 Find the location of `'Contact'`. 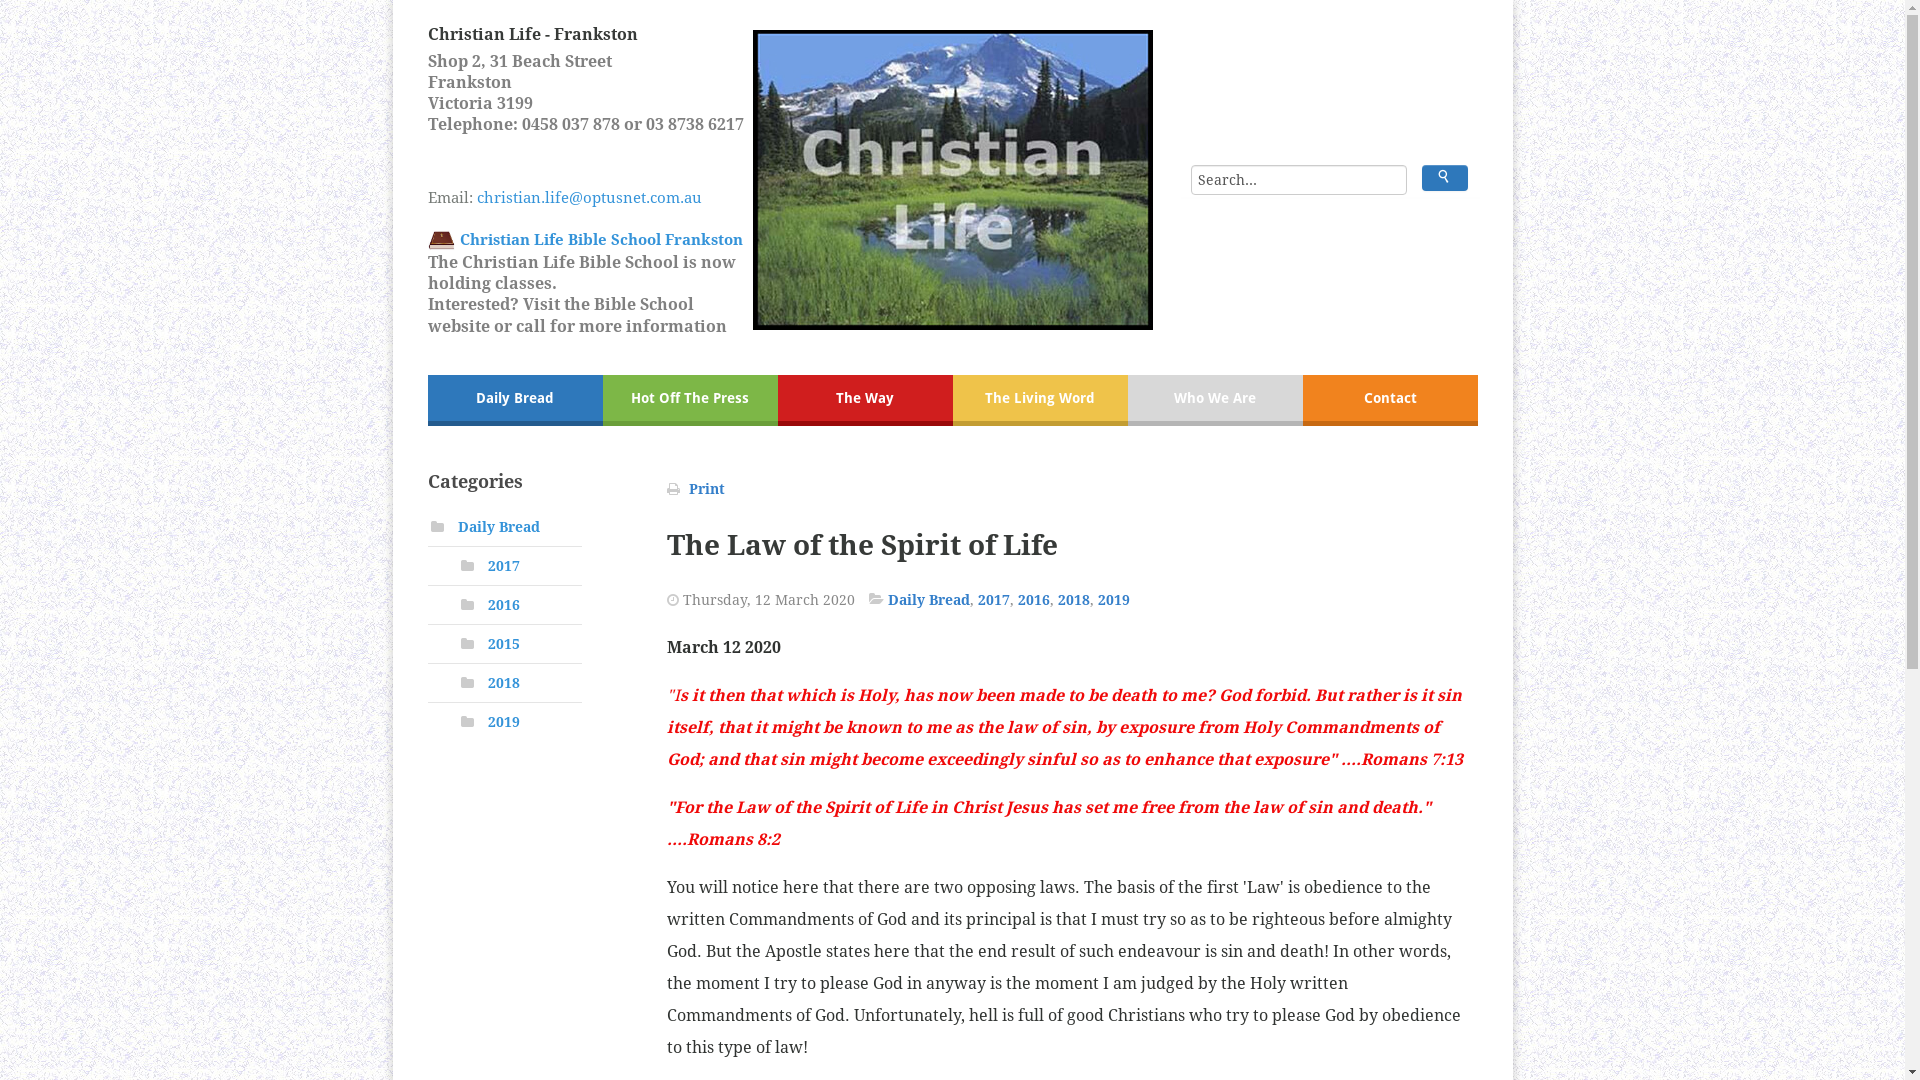

'Contact' is located at coordinates (1388, 400).